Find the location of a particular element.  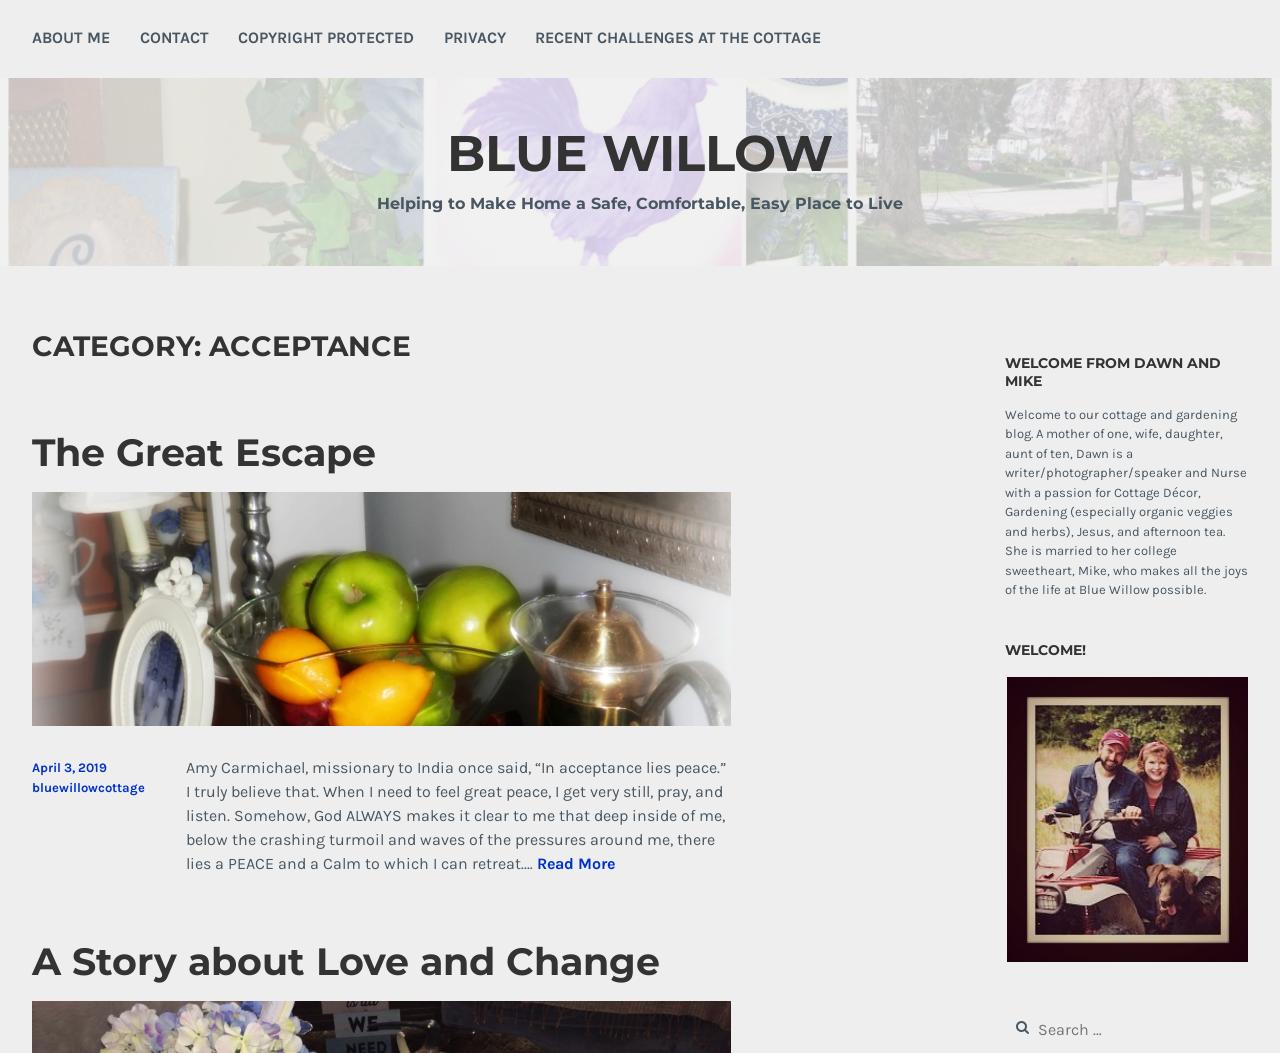

'Welcome!' is located at coordinates (1043, 649).